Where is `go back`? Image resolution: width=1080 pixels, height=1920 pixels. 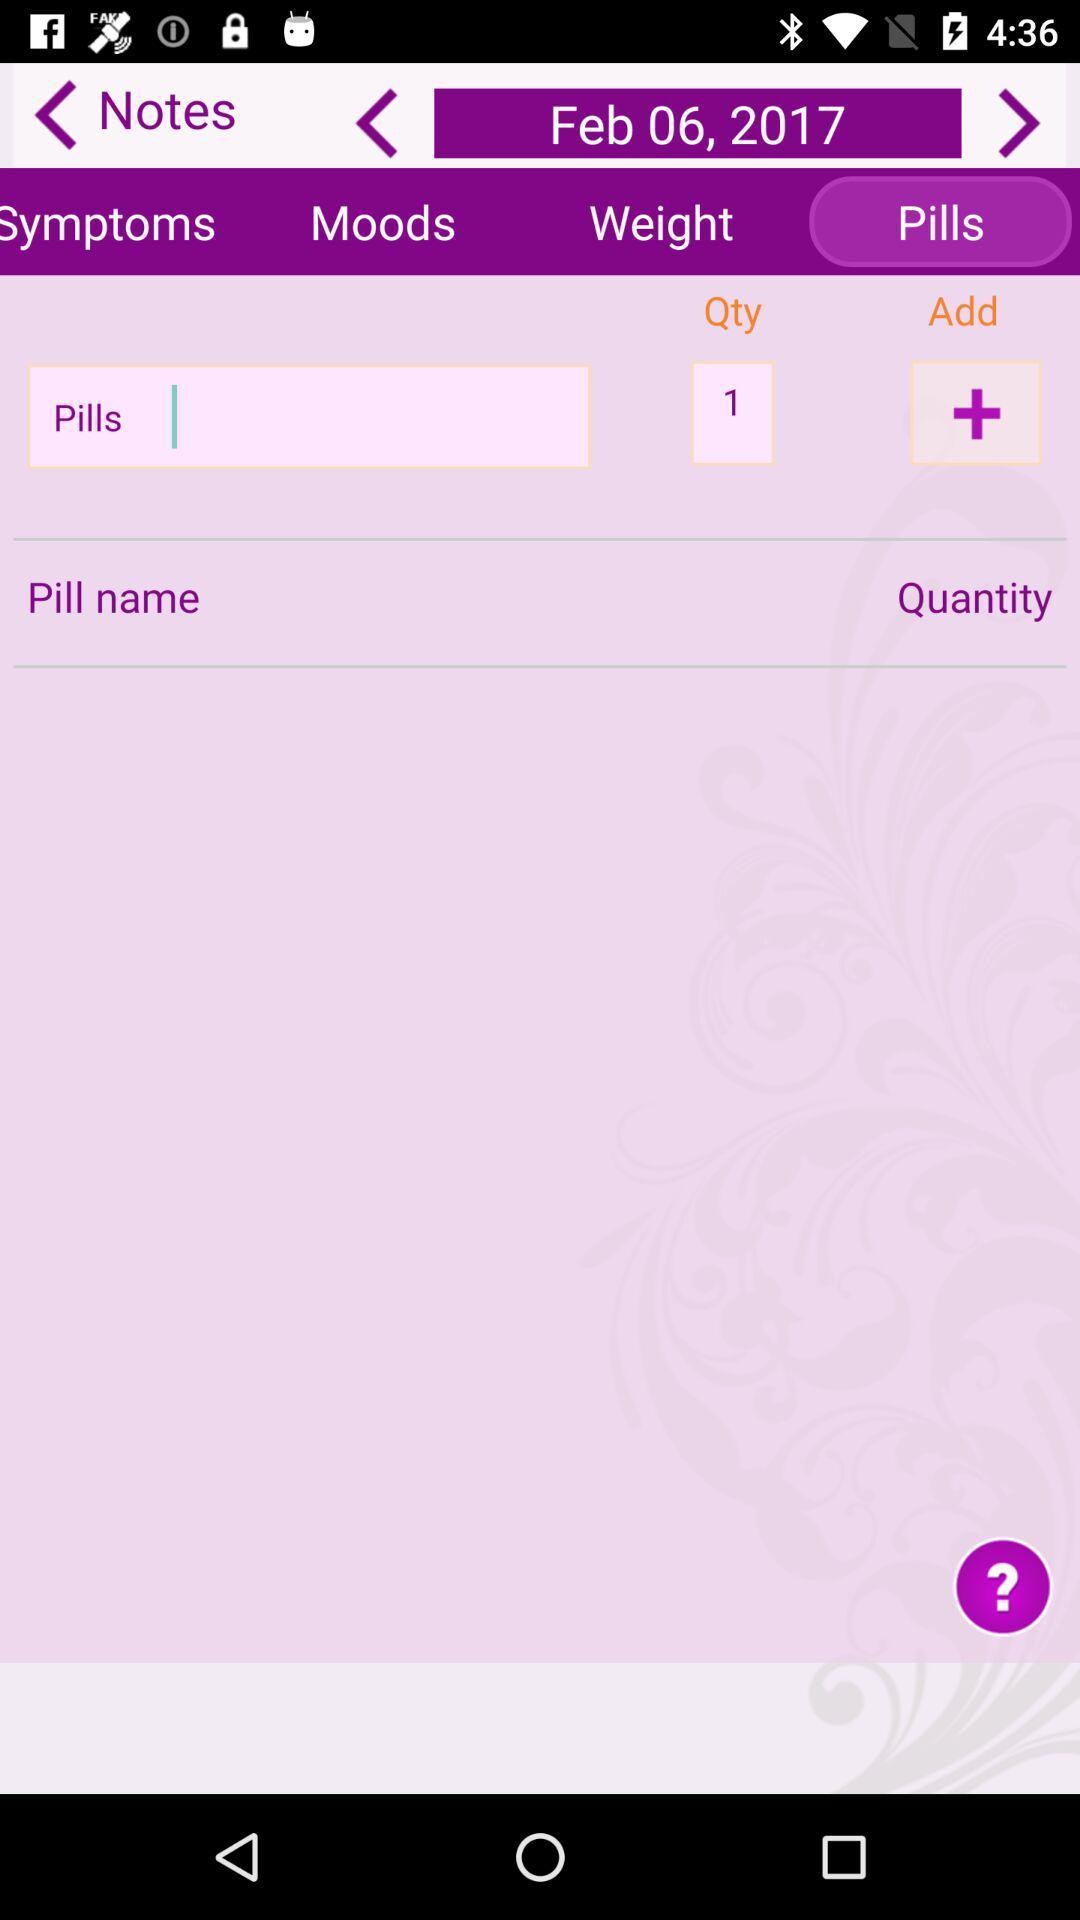
go back is located at coordinates (376, 122).